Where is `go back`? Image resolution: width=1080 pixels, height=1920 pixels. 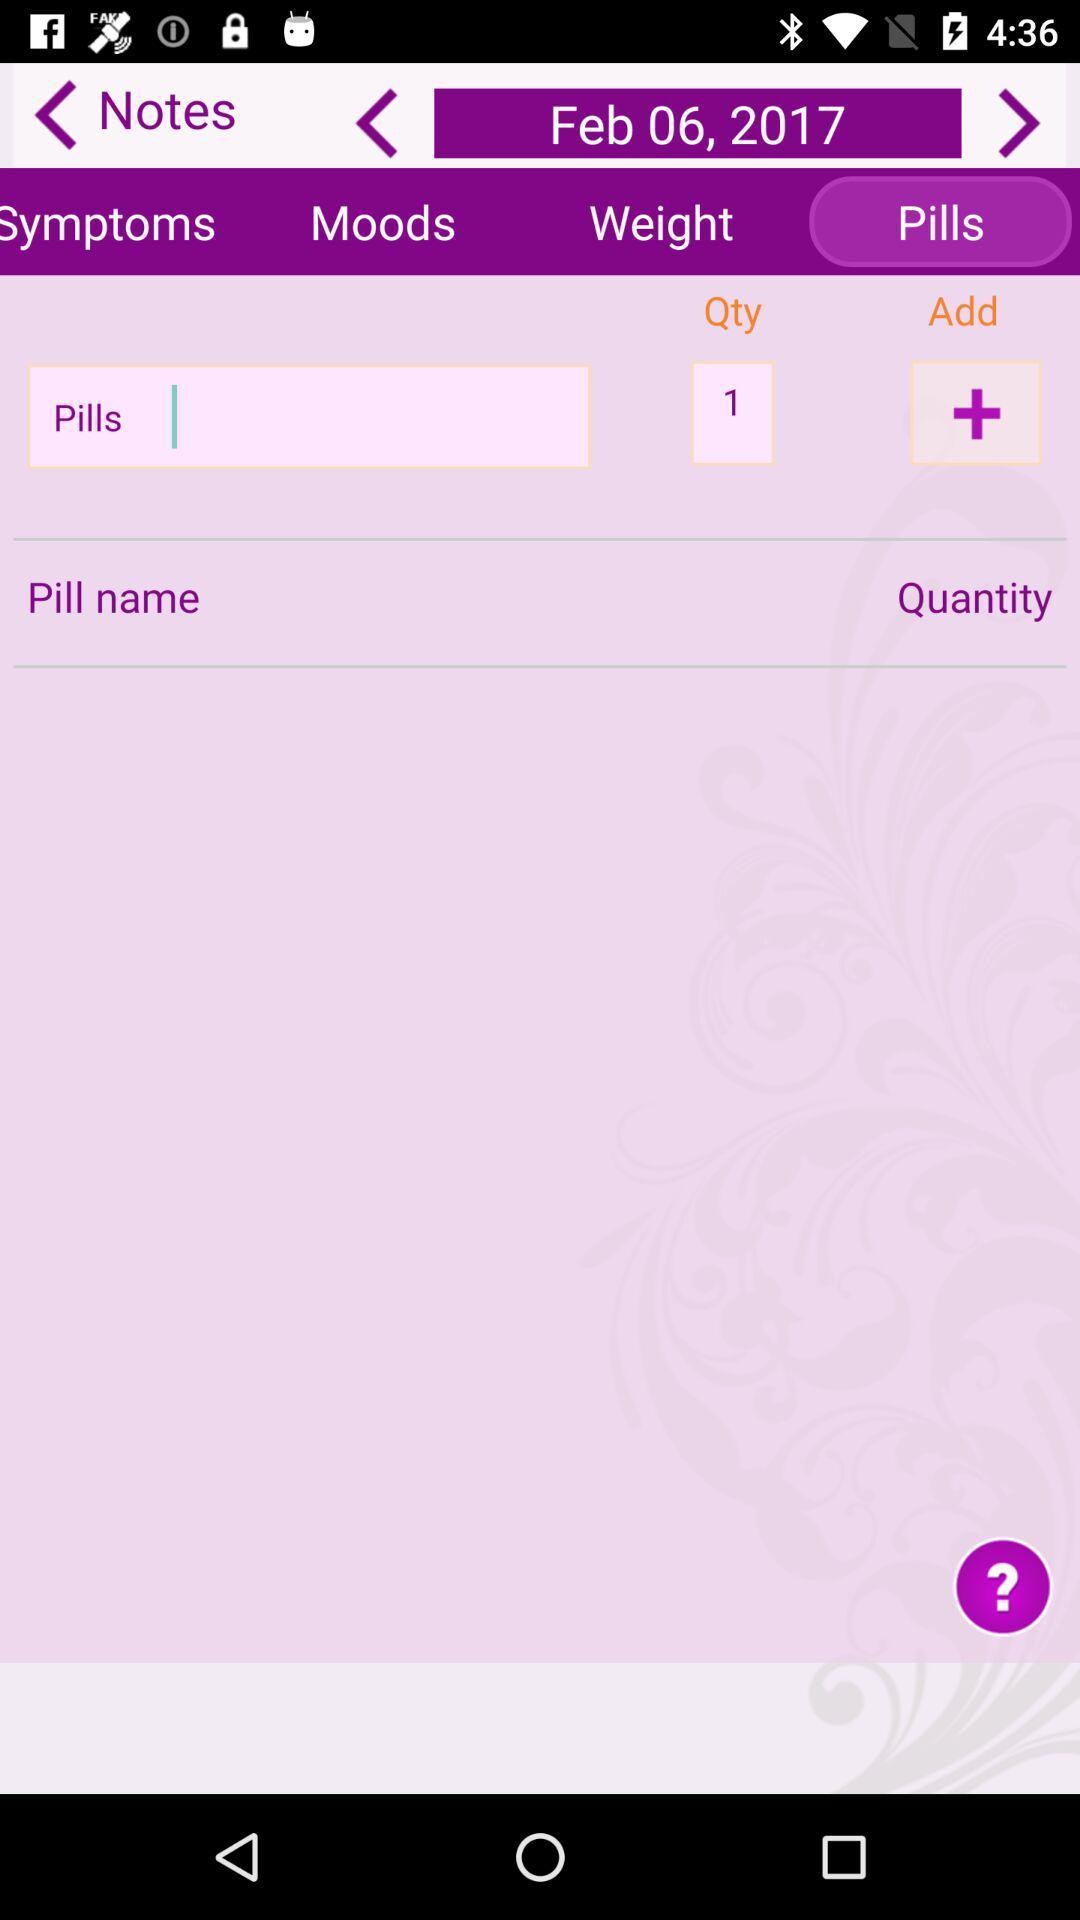
go back is located at coordinates (376, 122).